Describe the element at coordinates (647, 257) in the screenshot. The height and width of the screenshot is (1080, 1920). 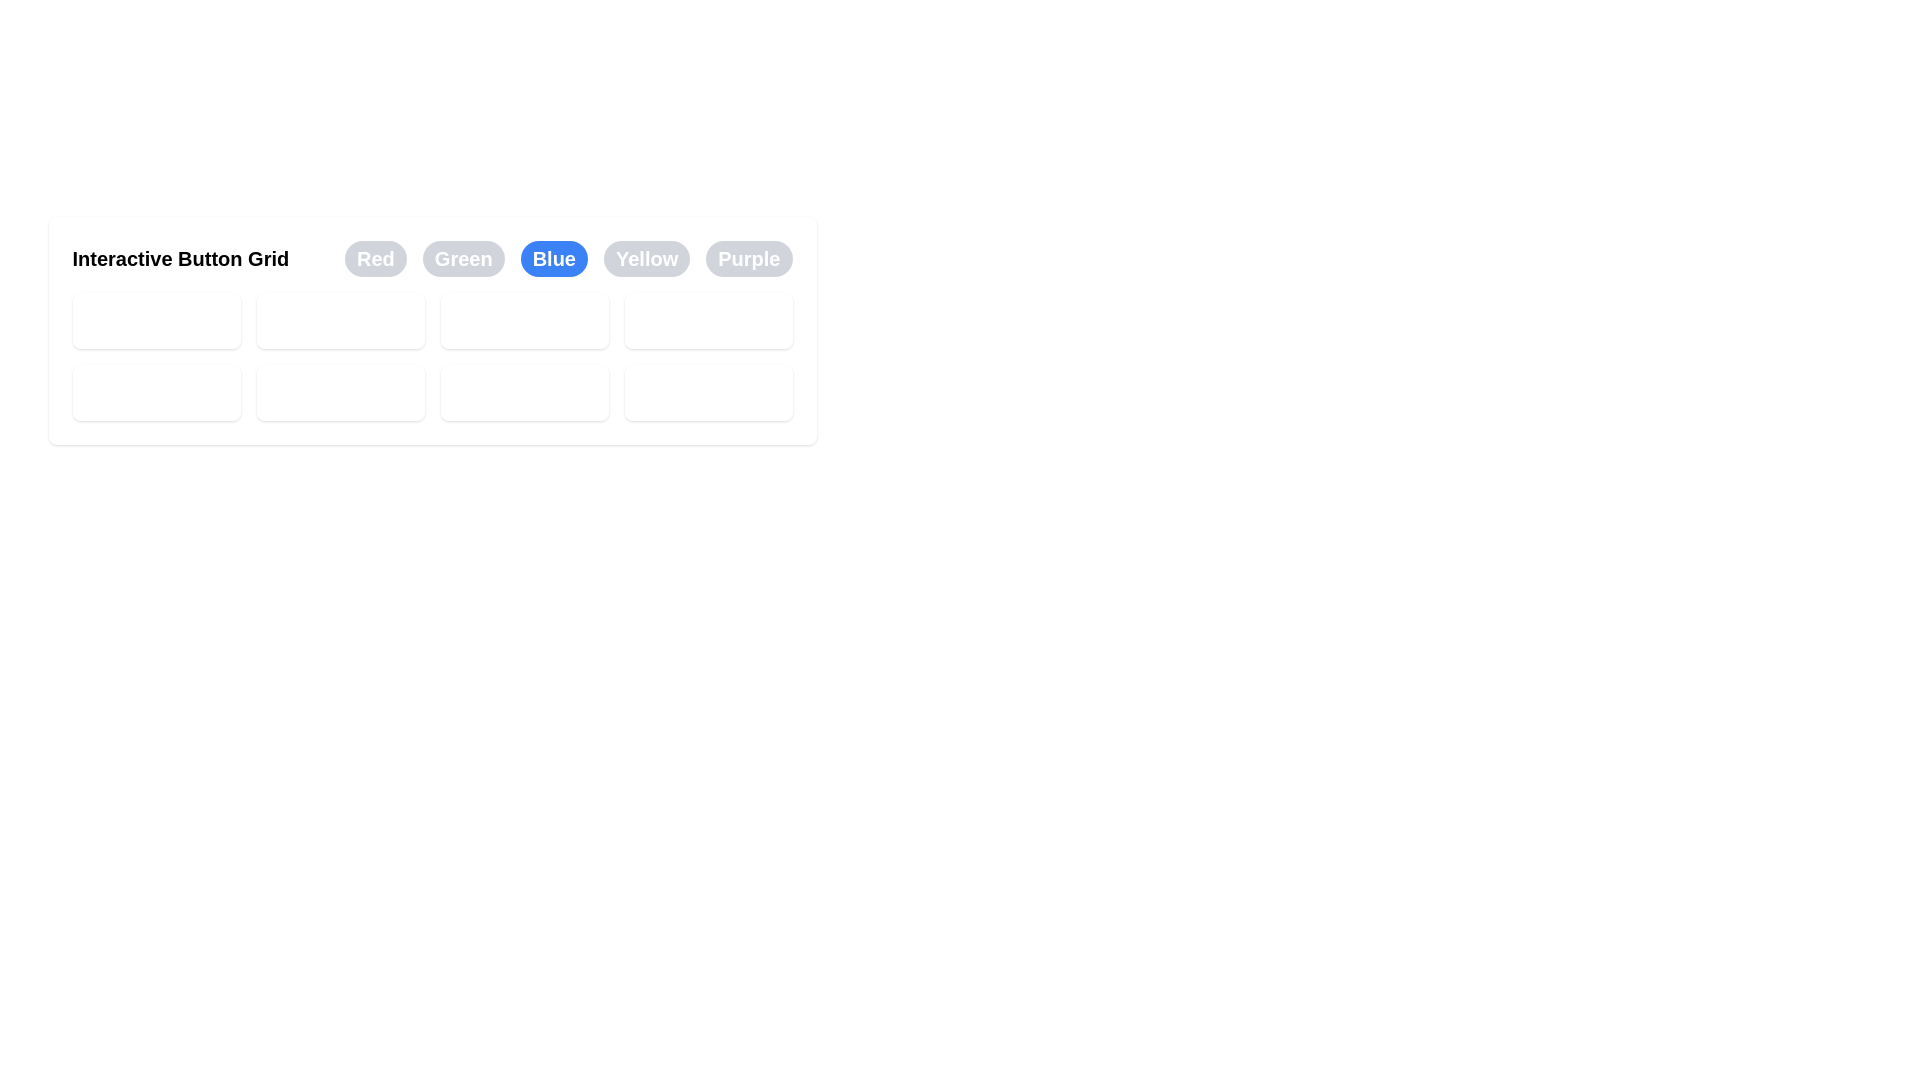
I see `the 'Yellow' button, which is the fourth capsule-shaped button between 'Blue' and 'Purple'` at that location.